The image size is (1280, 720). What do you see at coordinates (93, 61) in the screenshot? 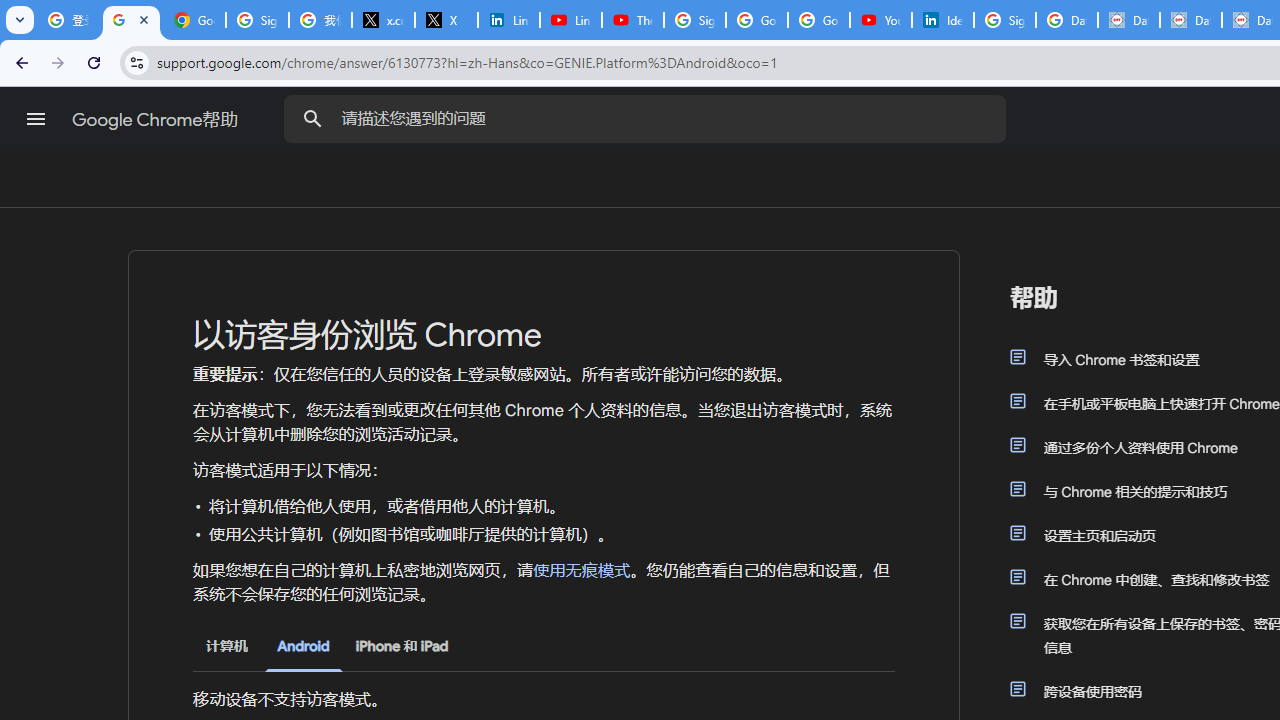
I see `'Reload'` at bounding box center [93, 61].